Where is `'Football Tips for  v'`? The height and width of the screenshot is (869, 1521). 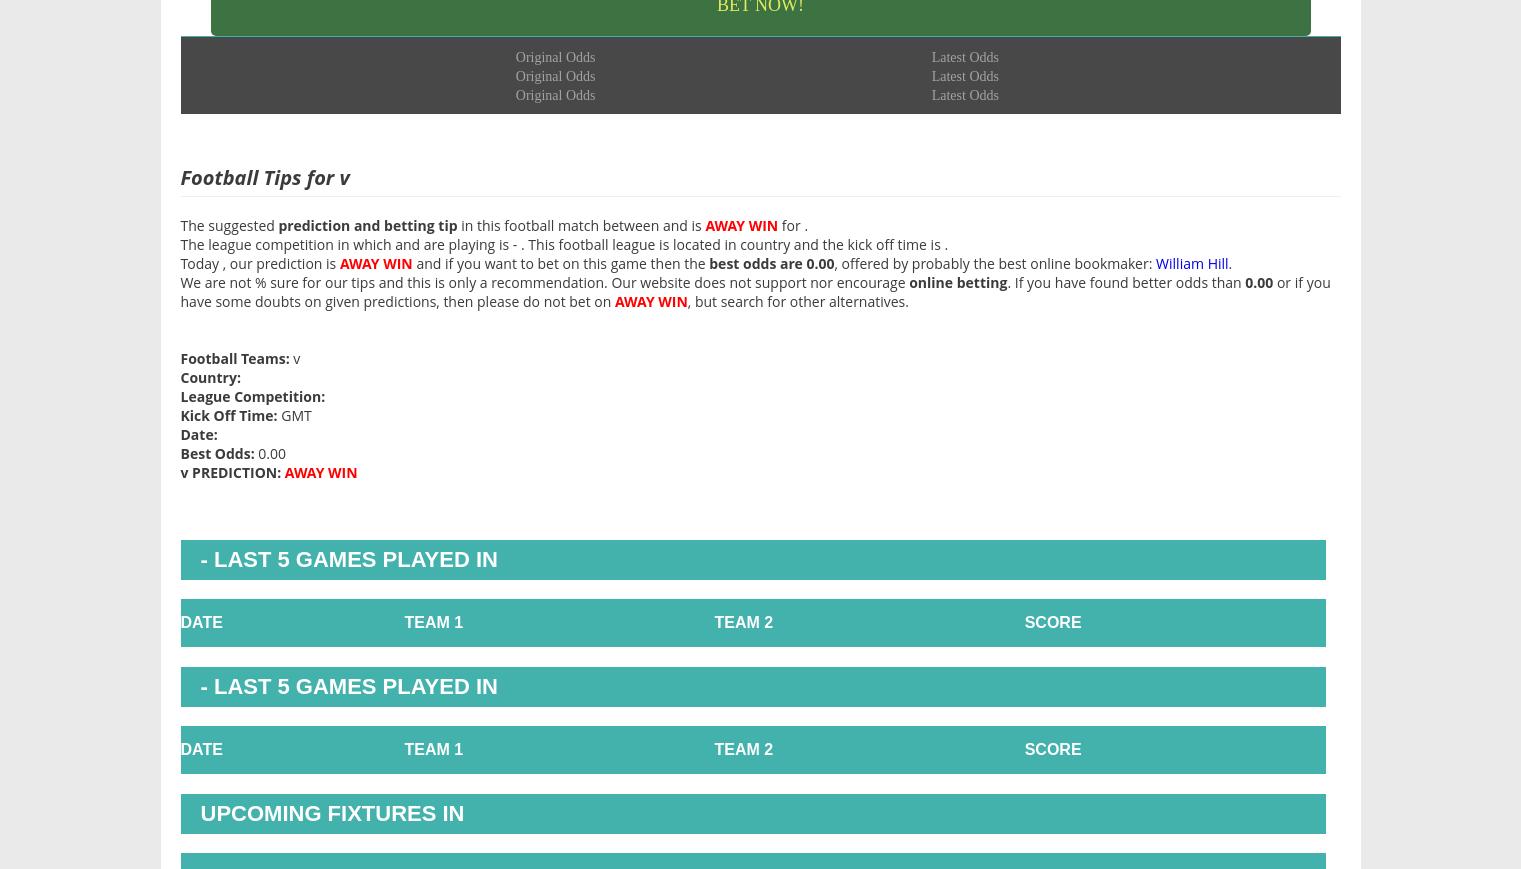
'Football Tips for  v' is located at coordinates (264, 175).